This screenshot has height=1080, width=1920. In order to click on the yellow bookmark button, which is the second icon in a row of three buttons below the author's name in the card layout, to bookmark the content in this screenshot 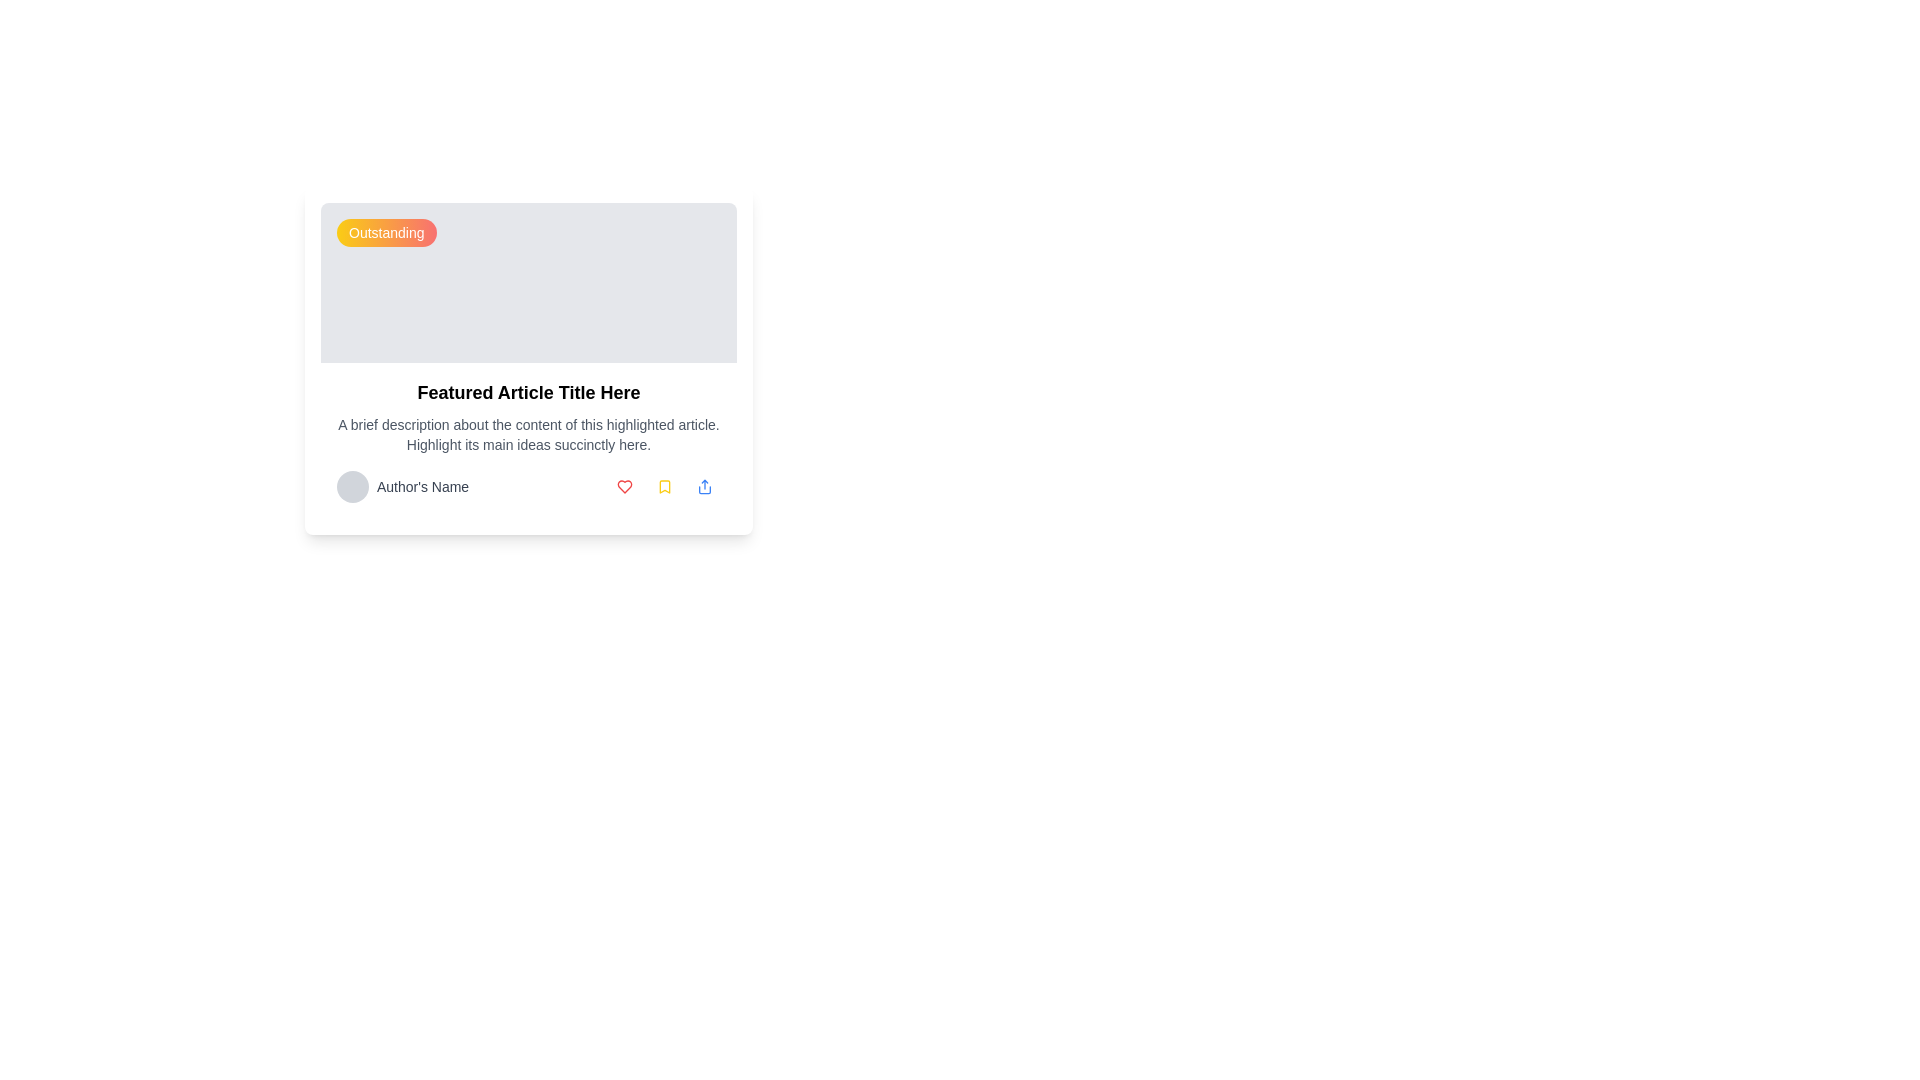, I will do `click(665, 486)`.